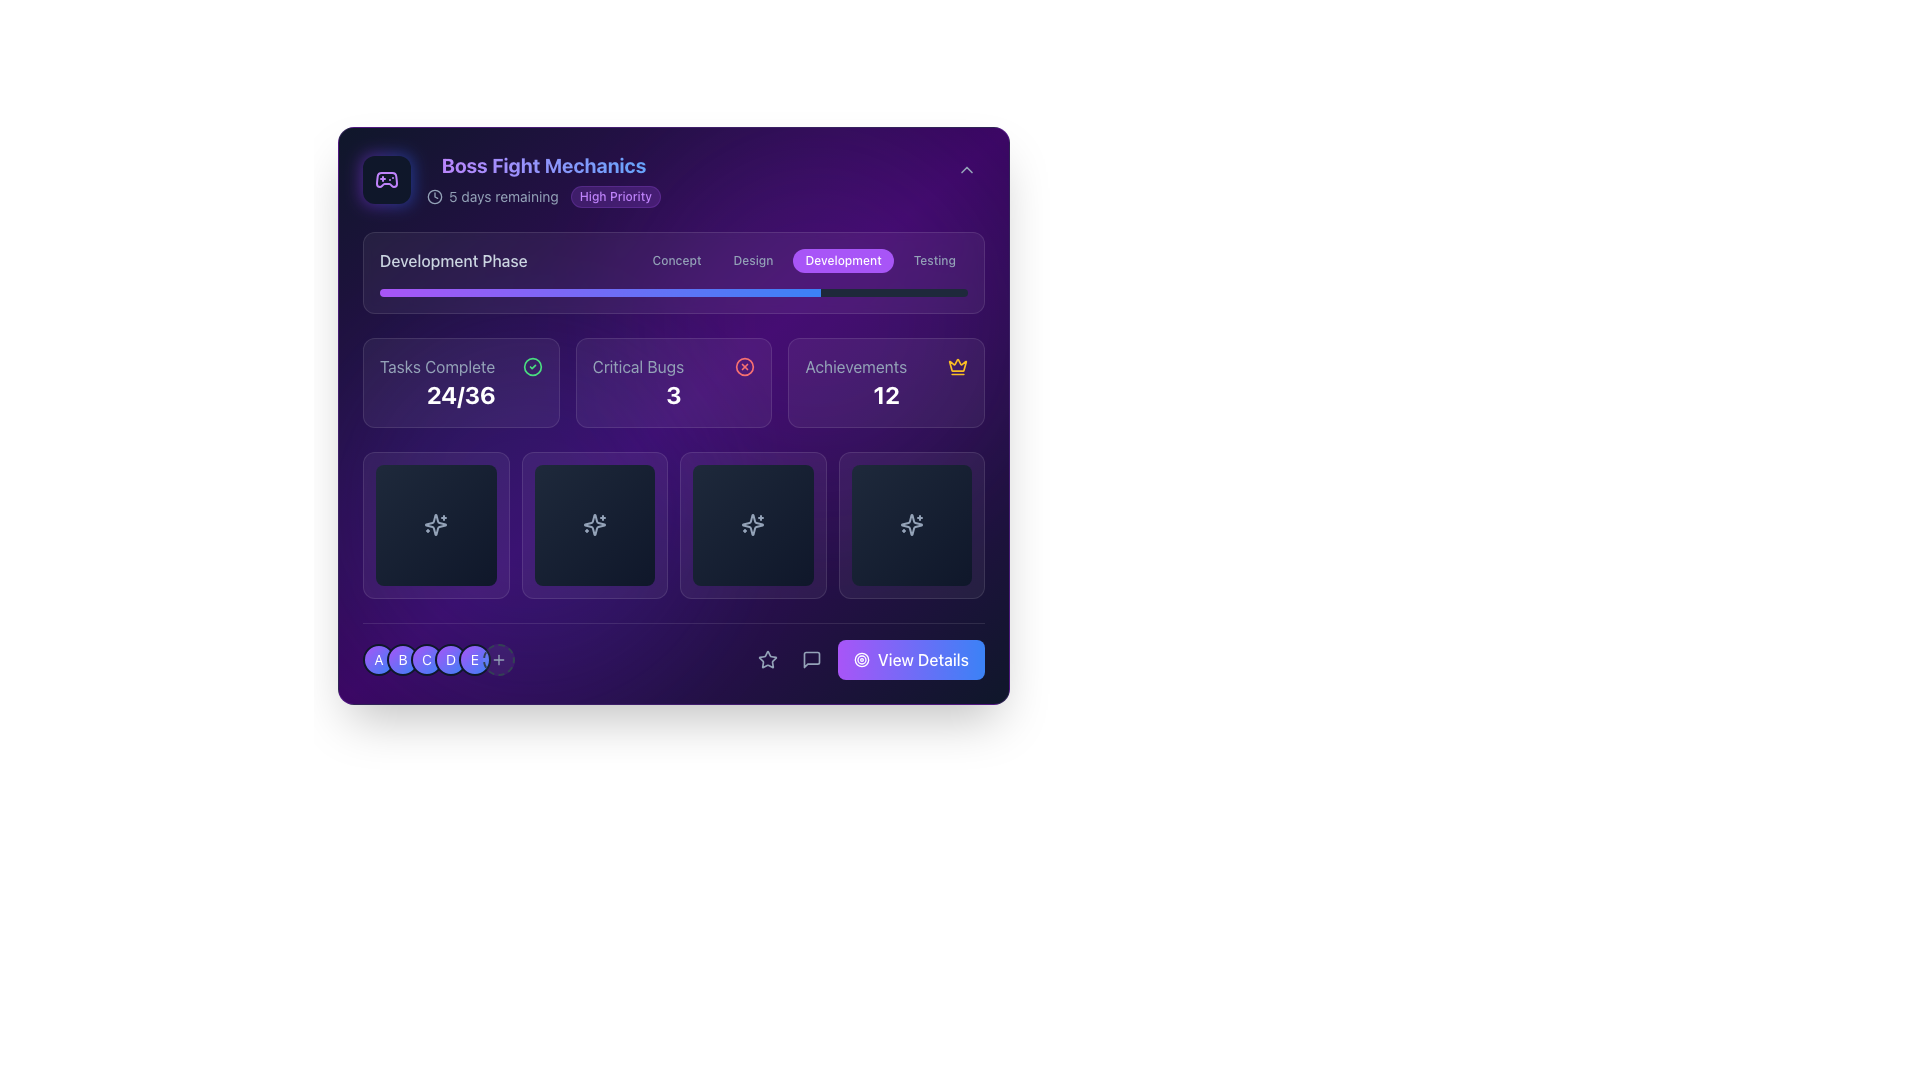 Image resolution: width=1920 pixels, height=1080 pixels. Describe the element at coordinates (673, 382) in the screenshot. I see `the 'Critical Bugs' card, which is a rectangular card with a gradient purple background, featuring the heading 'Critical Bugs' and a large numeral '3' in bold white text, along with a red circular icon with an X to the right of the heading` at that location.